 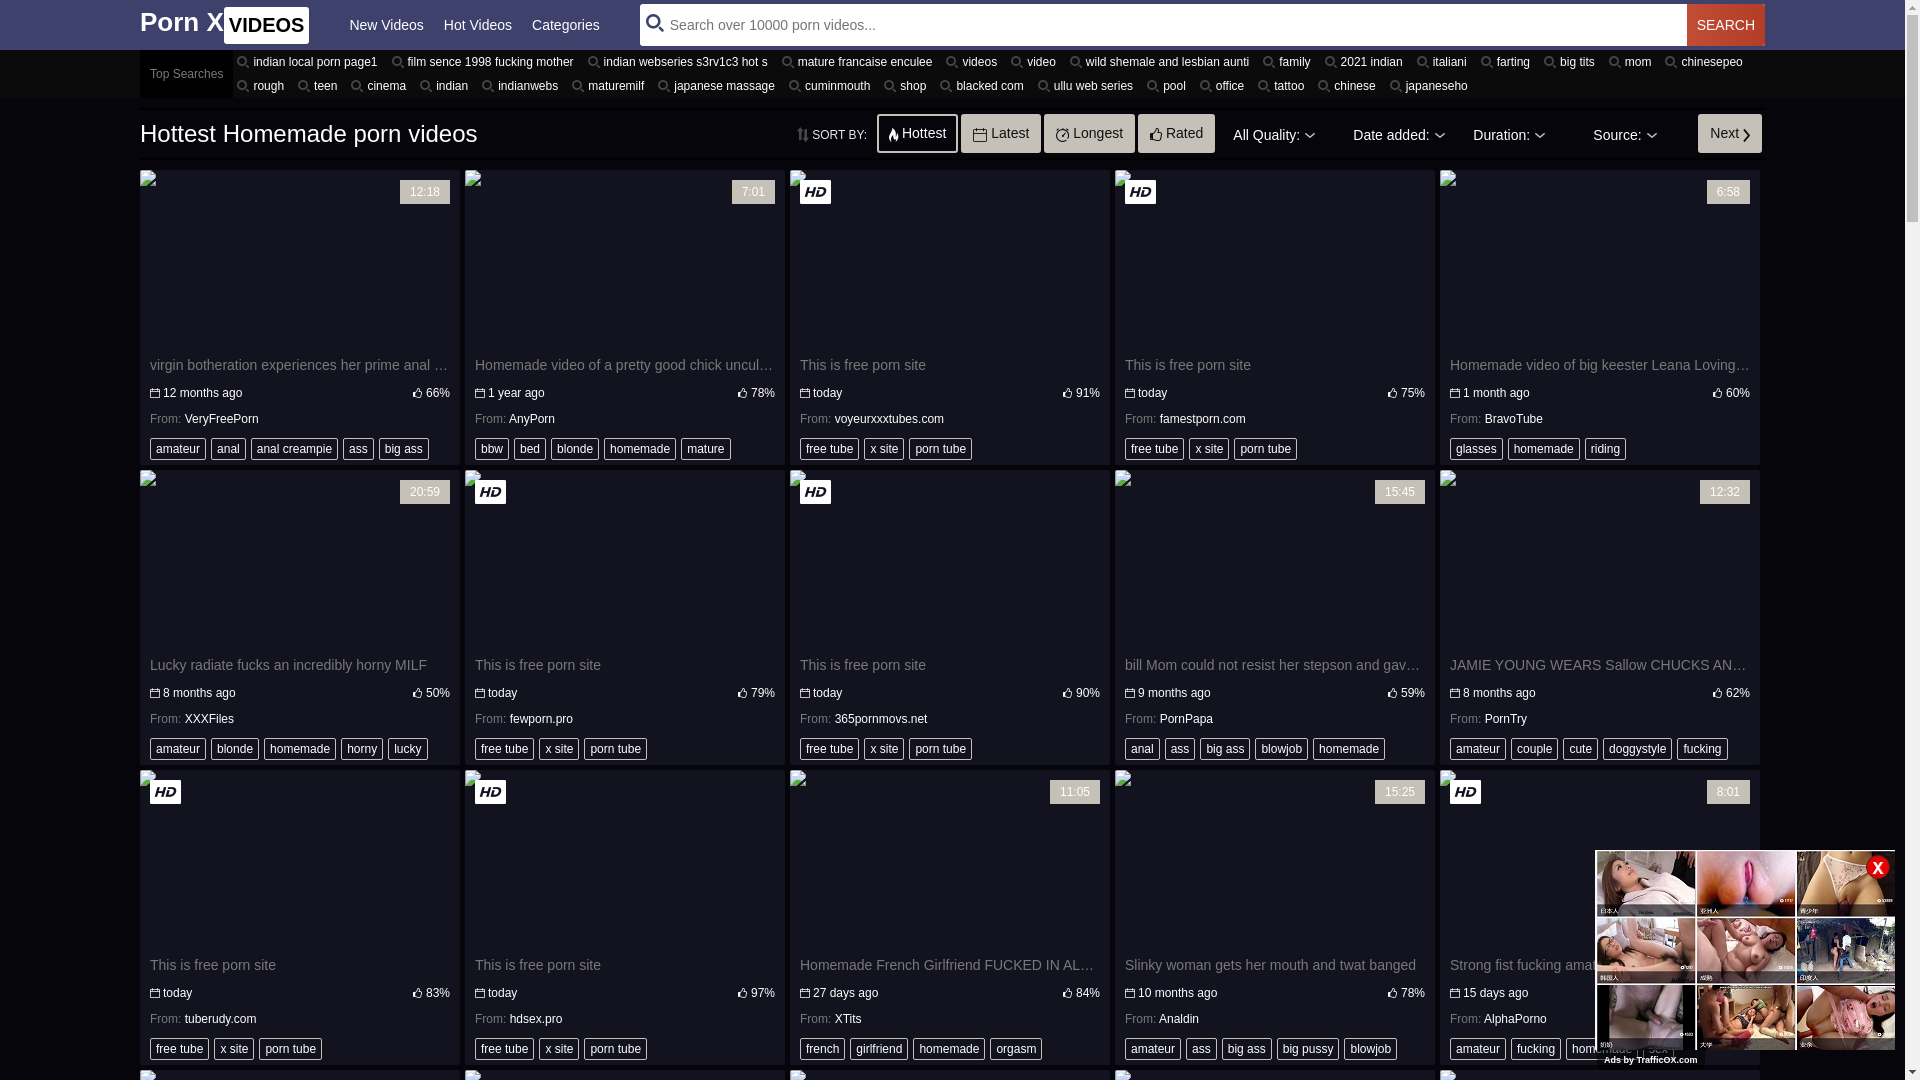 What do you see at coordinates (541, 717) in the screenshot?
I see `'fewporn.pro'` at bounding box center [541, 717].